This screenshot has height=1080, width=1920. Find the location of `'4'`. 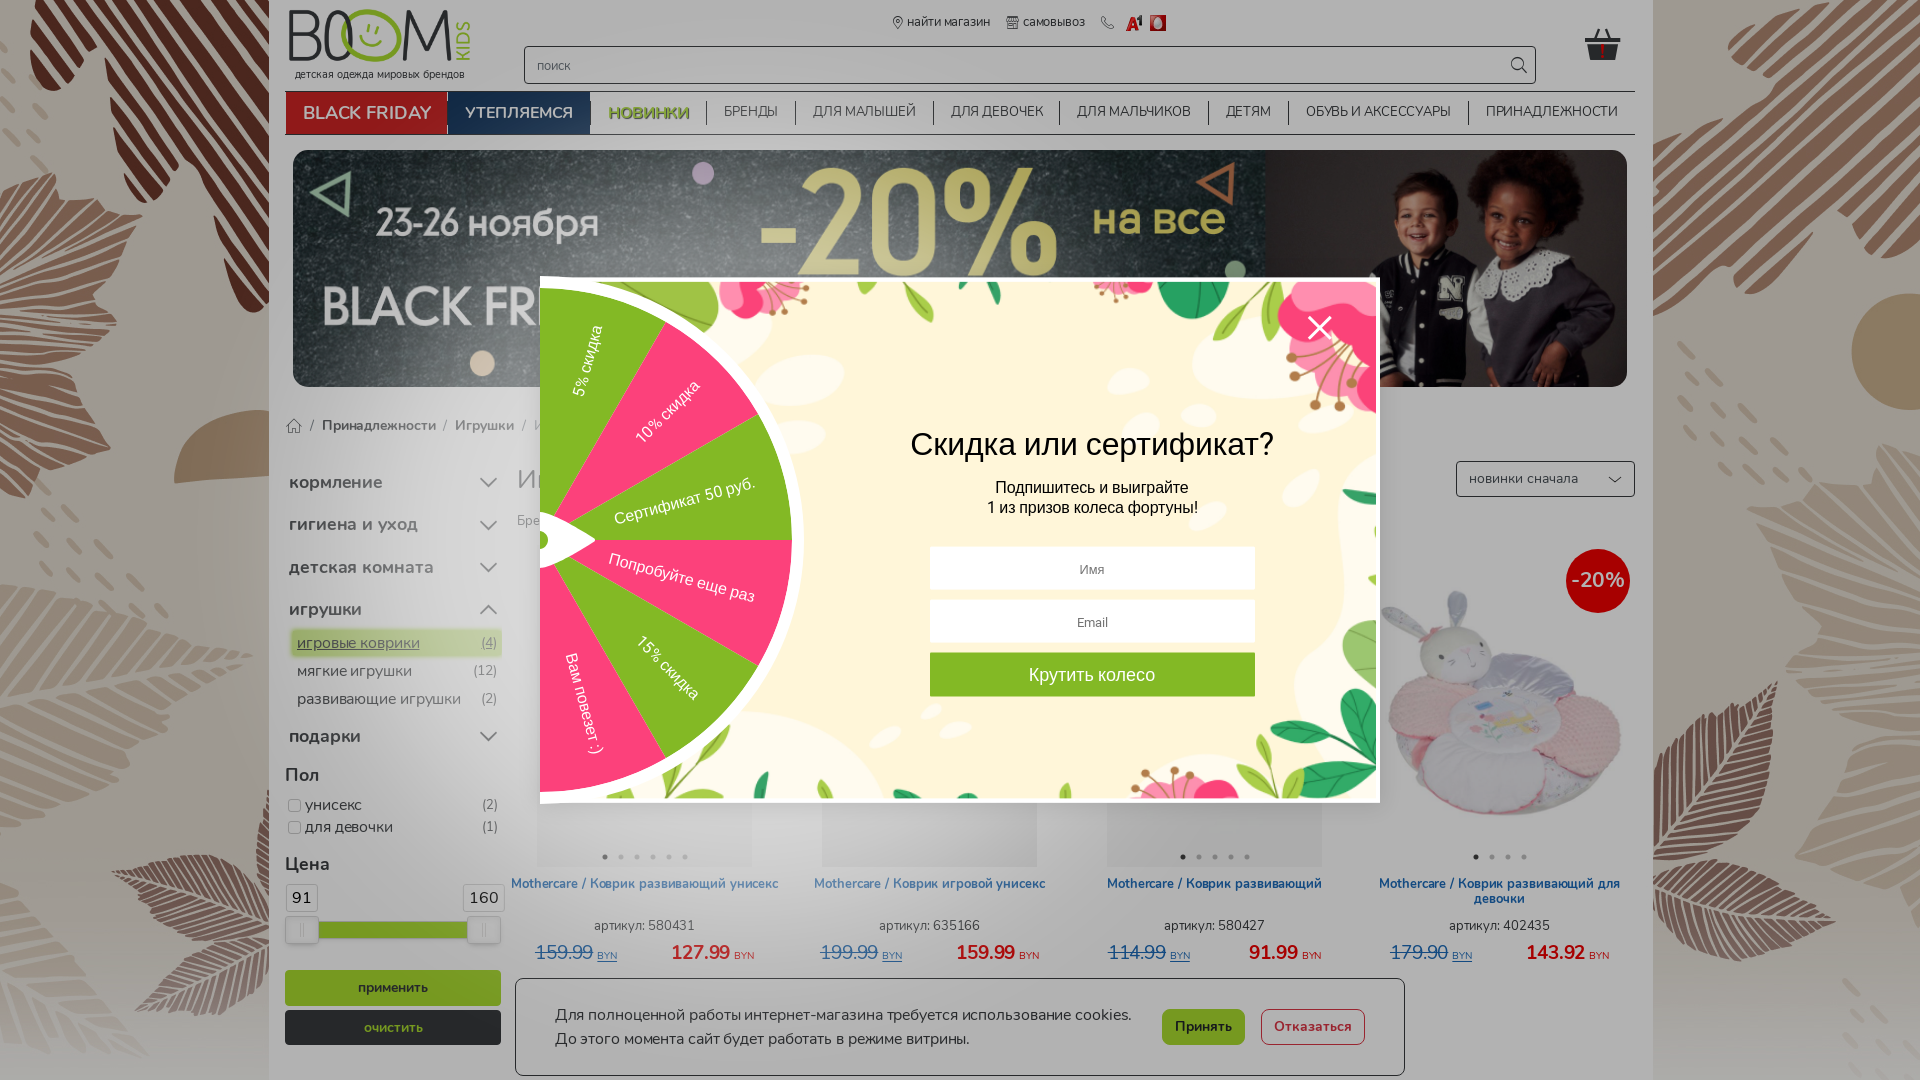

'4' is located at coordinates (1522, 855).